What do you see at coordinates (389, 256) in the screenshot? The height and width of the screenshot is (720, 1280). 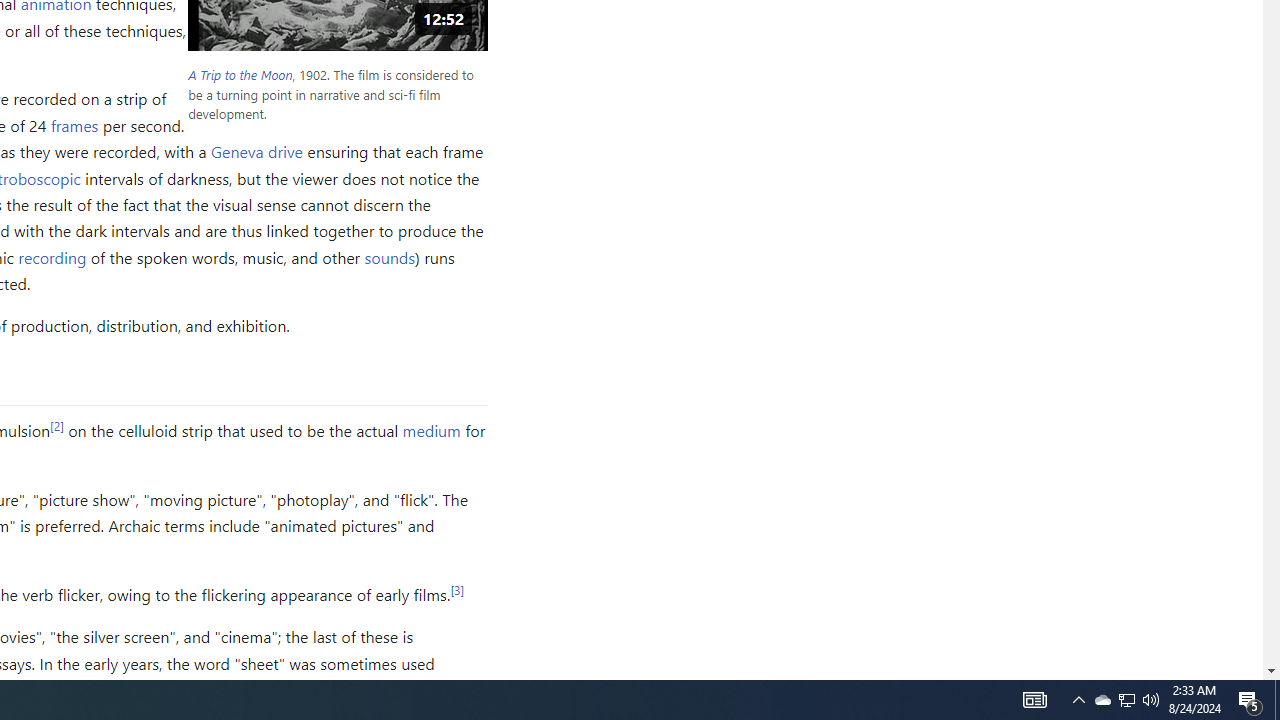 I see `'sounds'` at bounding box center [389, 256].